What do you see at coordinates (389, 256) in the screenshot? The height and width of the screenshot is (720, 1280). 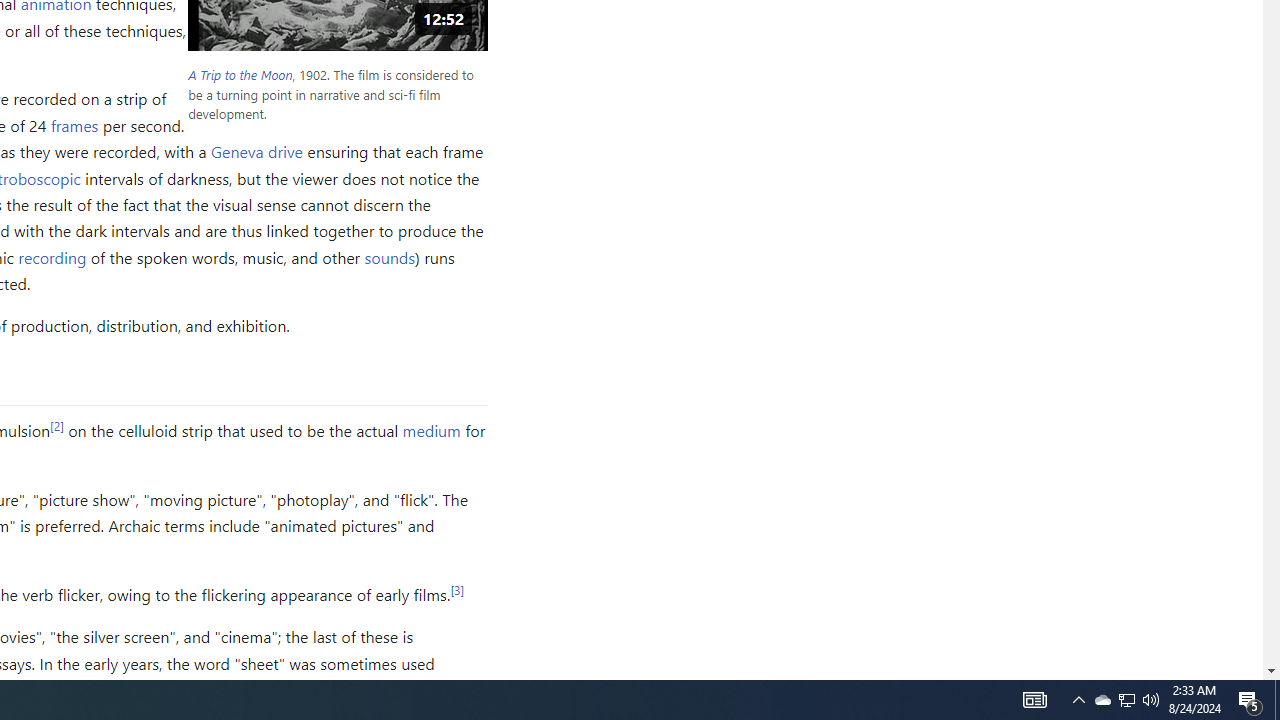 I see `'sounds'` at bounding box center [389, 256].